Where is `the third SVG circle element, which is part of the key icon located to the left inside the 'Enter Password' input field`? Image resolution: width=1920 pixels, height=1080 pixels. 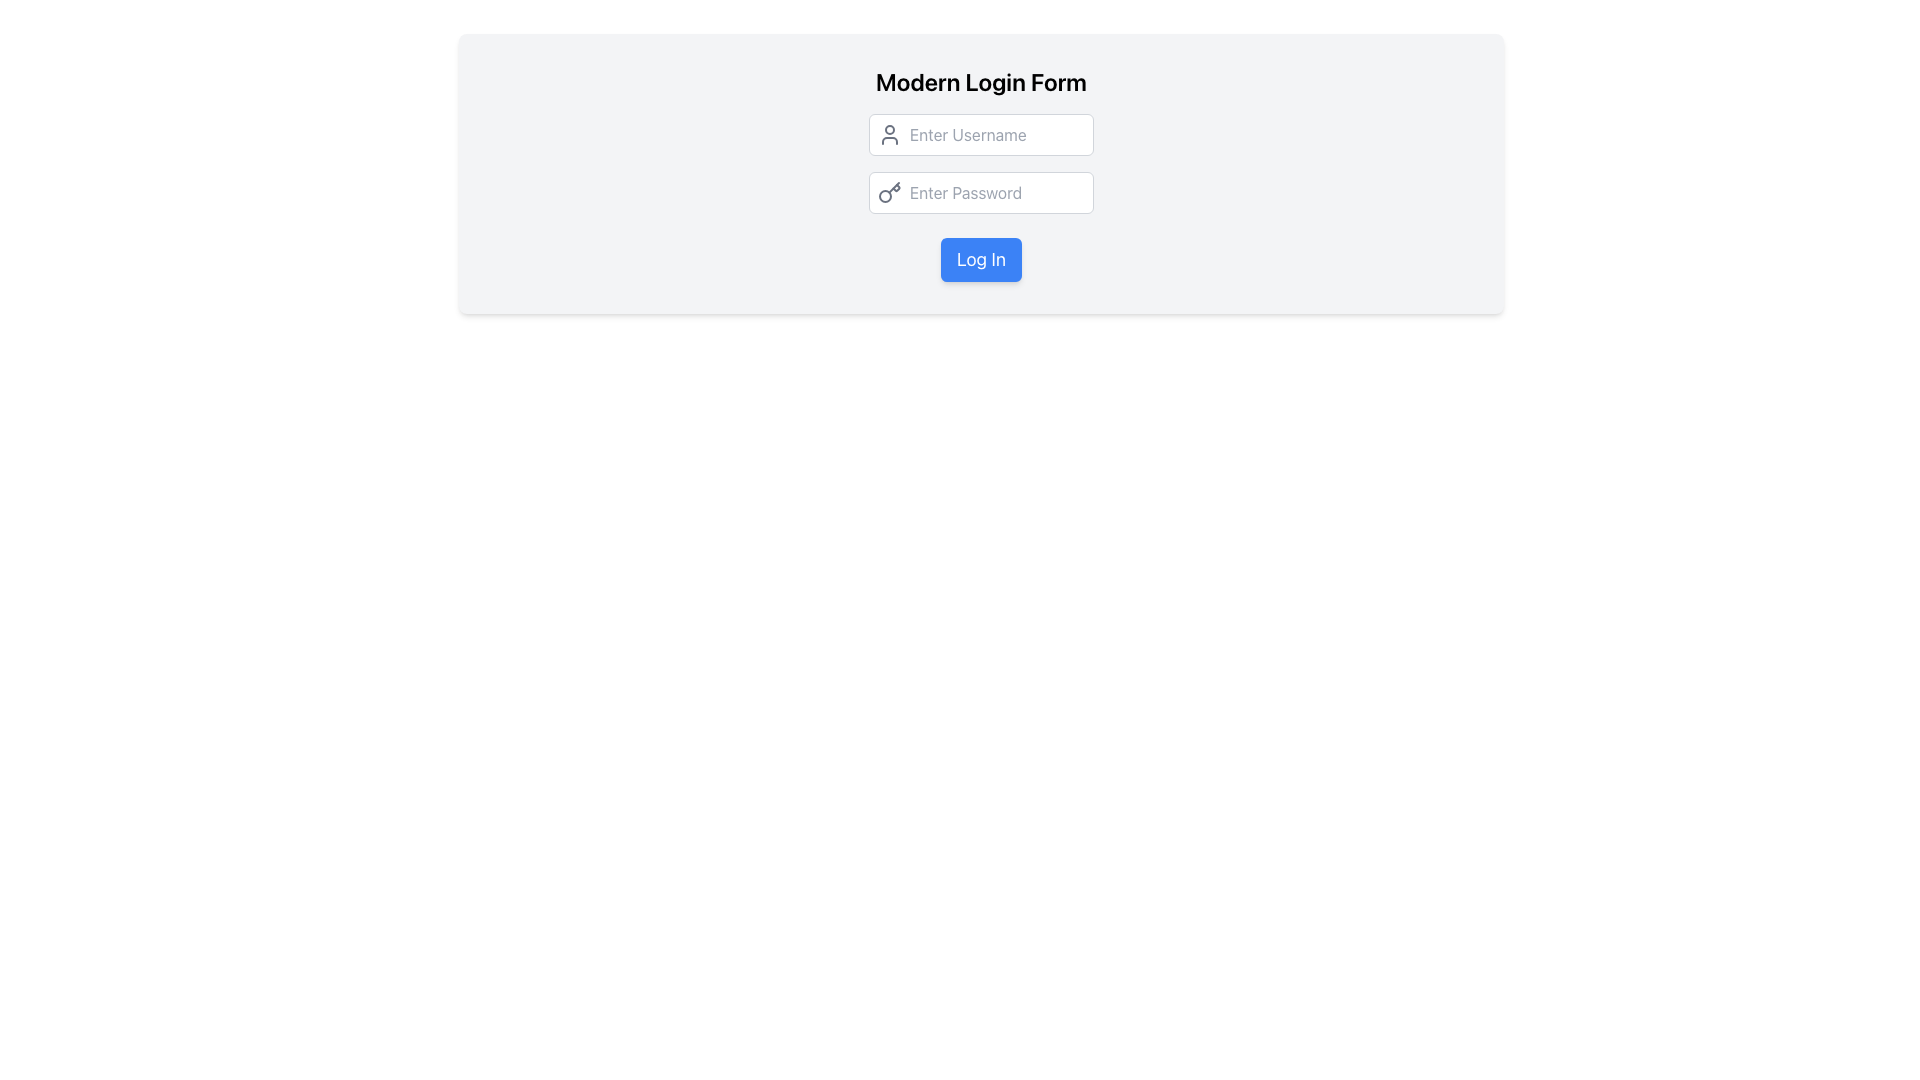
the third SVG circle element, which is part of the key icon located to the left inside the 'Enter Password' input field is located at coordinates (884, 196).